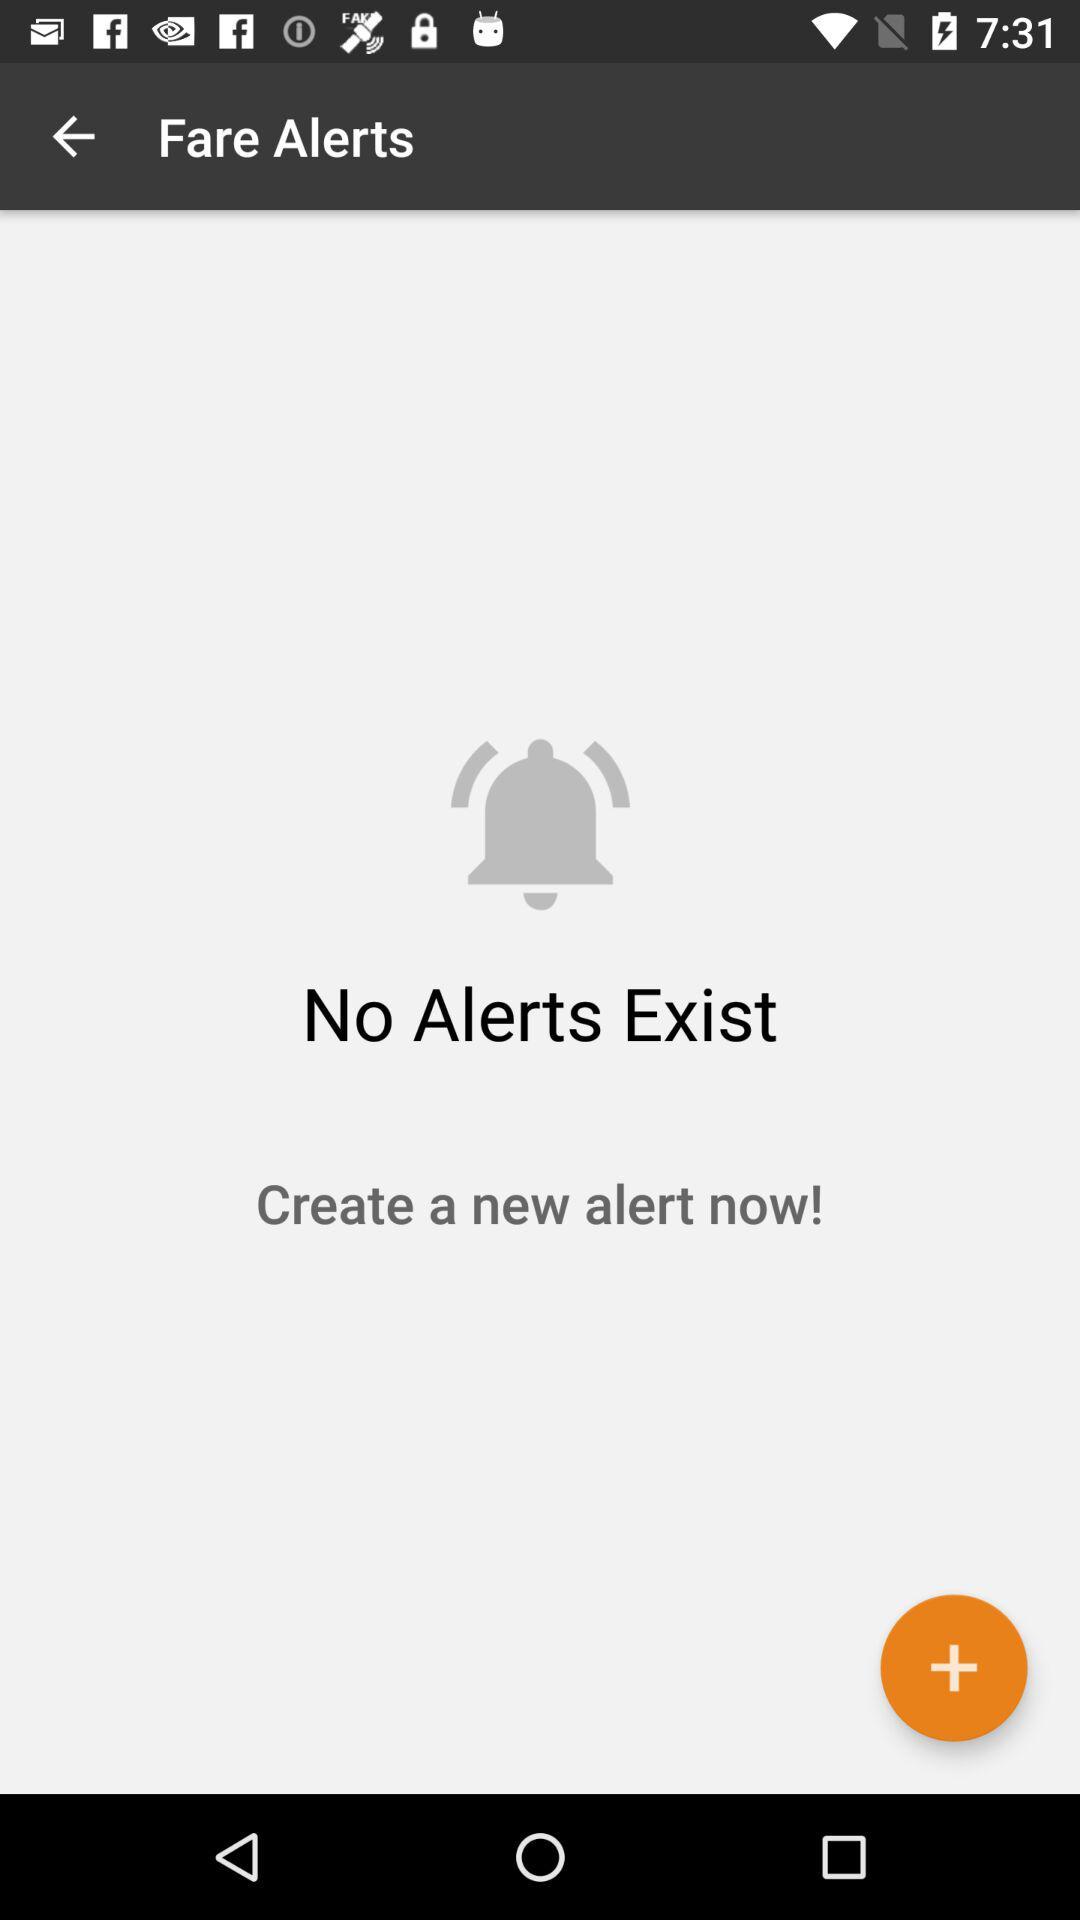 Image resolution: width=1080 pixels, height=1920 pixels. What do you see at coordinates (952, 1668) in the screenshot?
I see `the item at the bottom right corner` at bounding box center [952, 1668].